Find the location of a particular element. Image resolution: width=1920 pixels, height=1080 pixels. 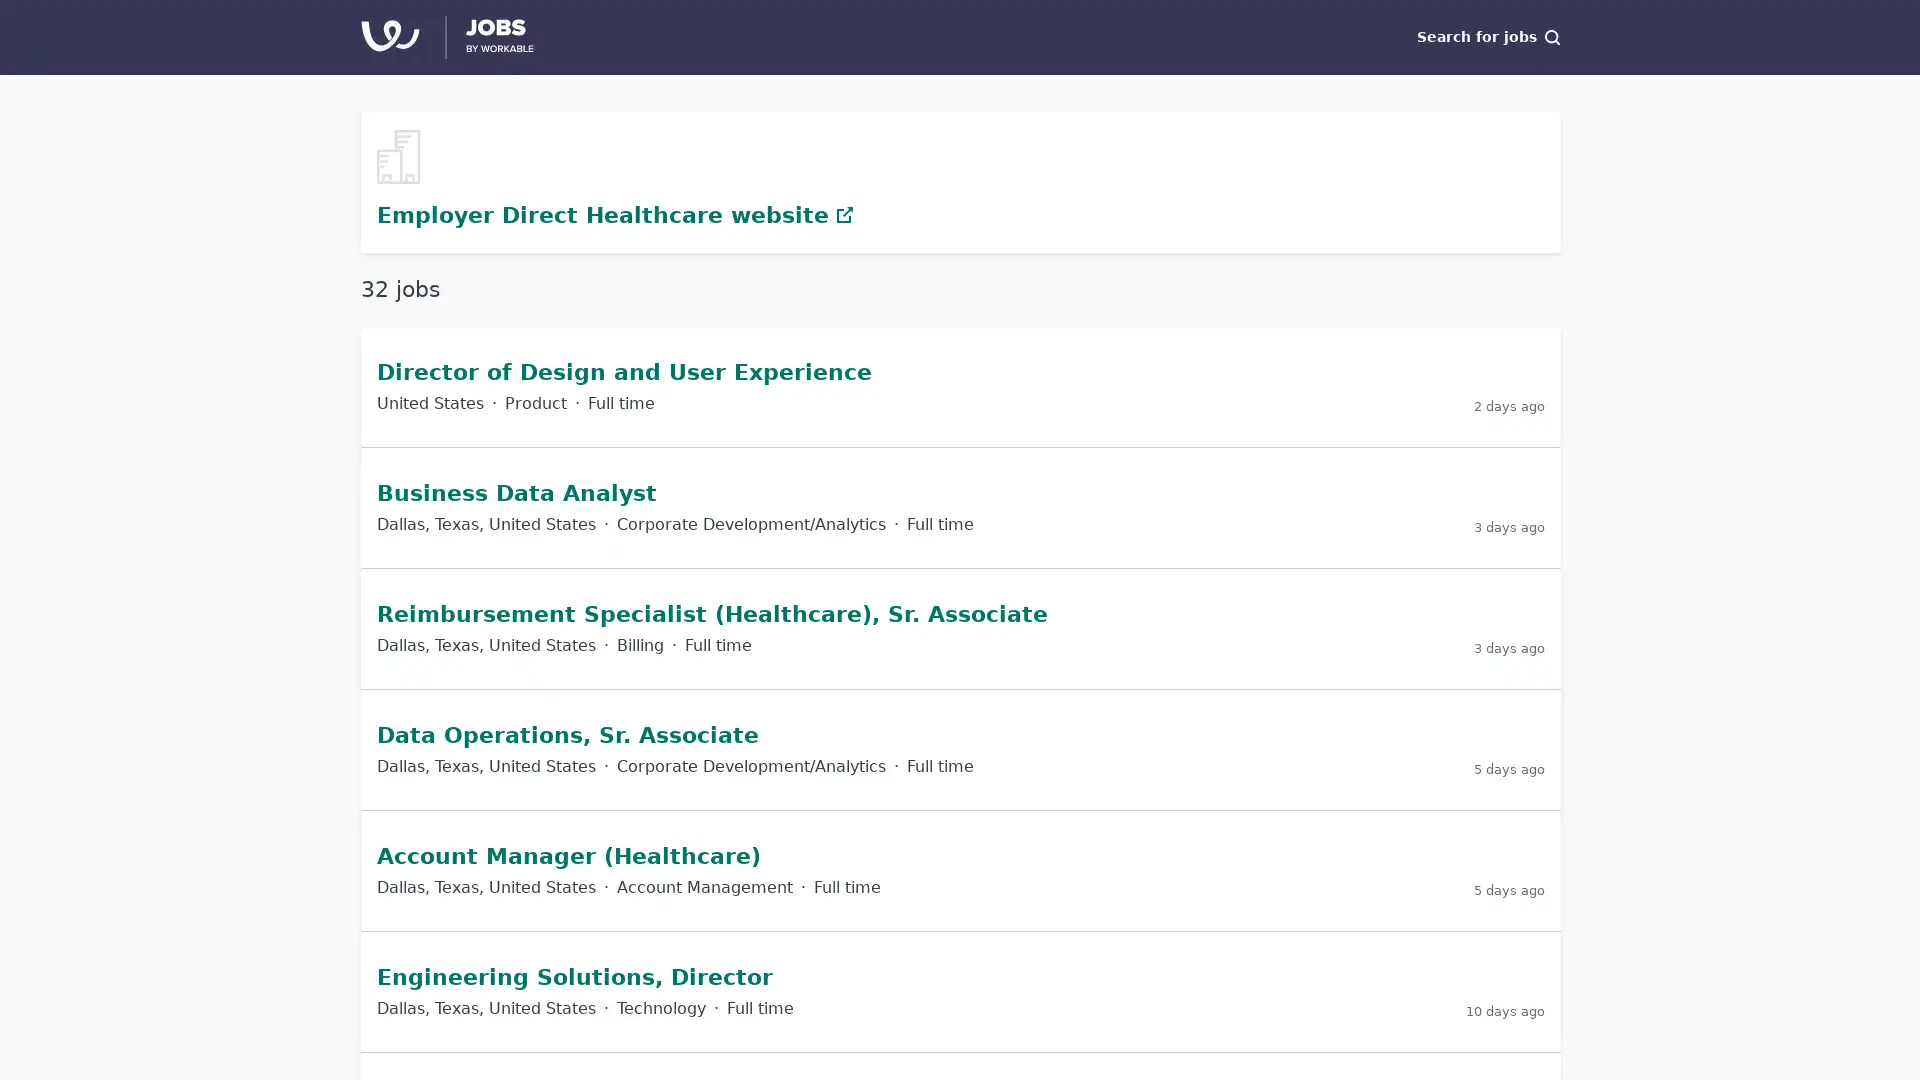

Director of Design and User Experience at Employer Direct Healthcare is located at coordinates (960, 385).